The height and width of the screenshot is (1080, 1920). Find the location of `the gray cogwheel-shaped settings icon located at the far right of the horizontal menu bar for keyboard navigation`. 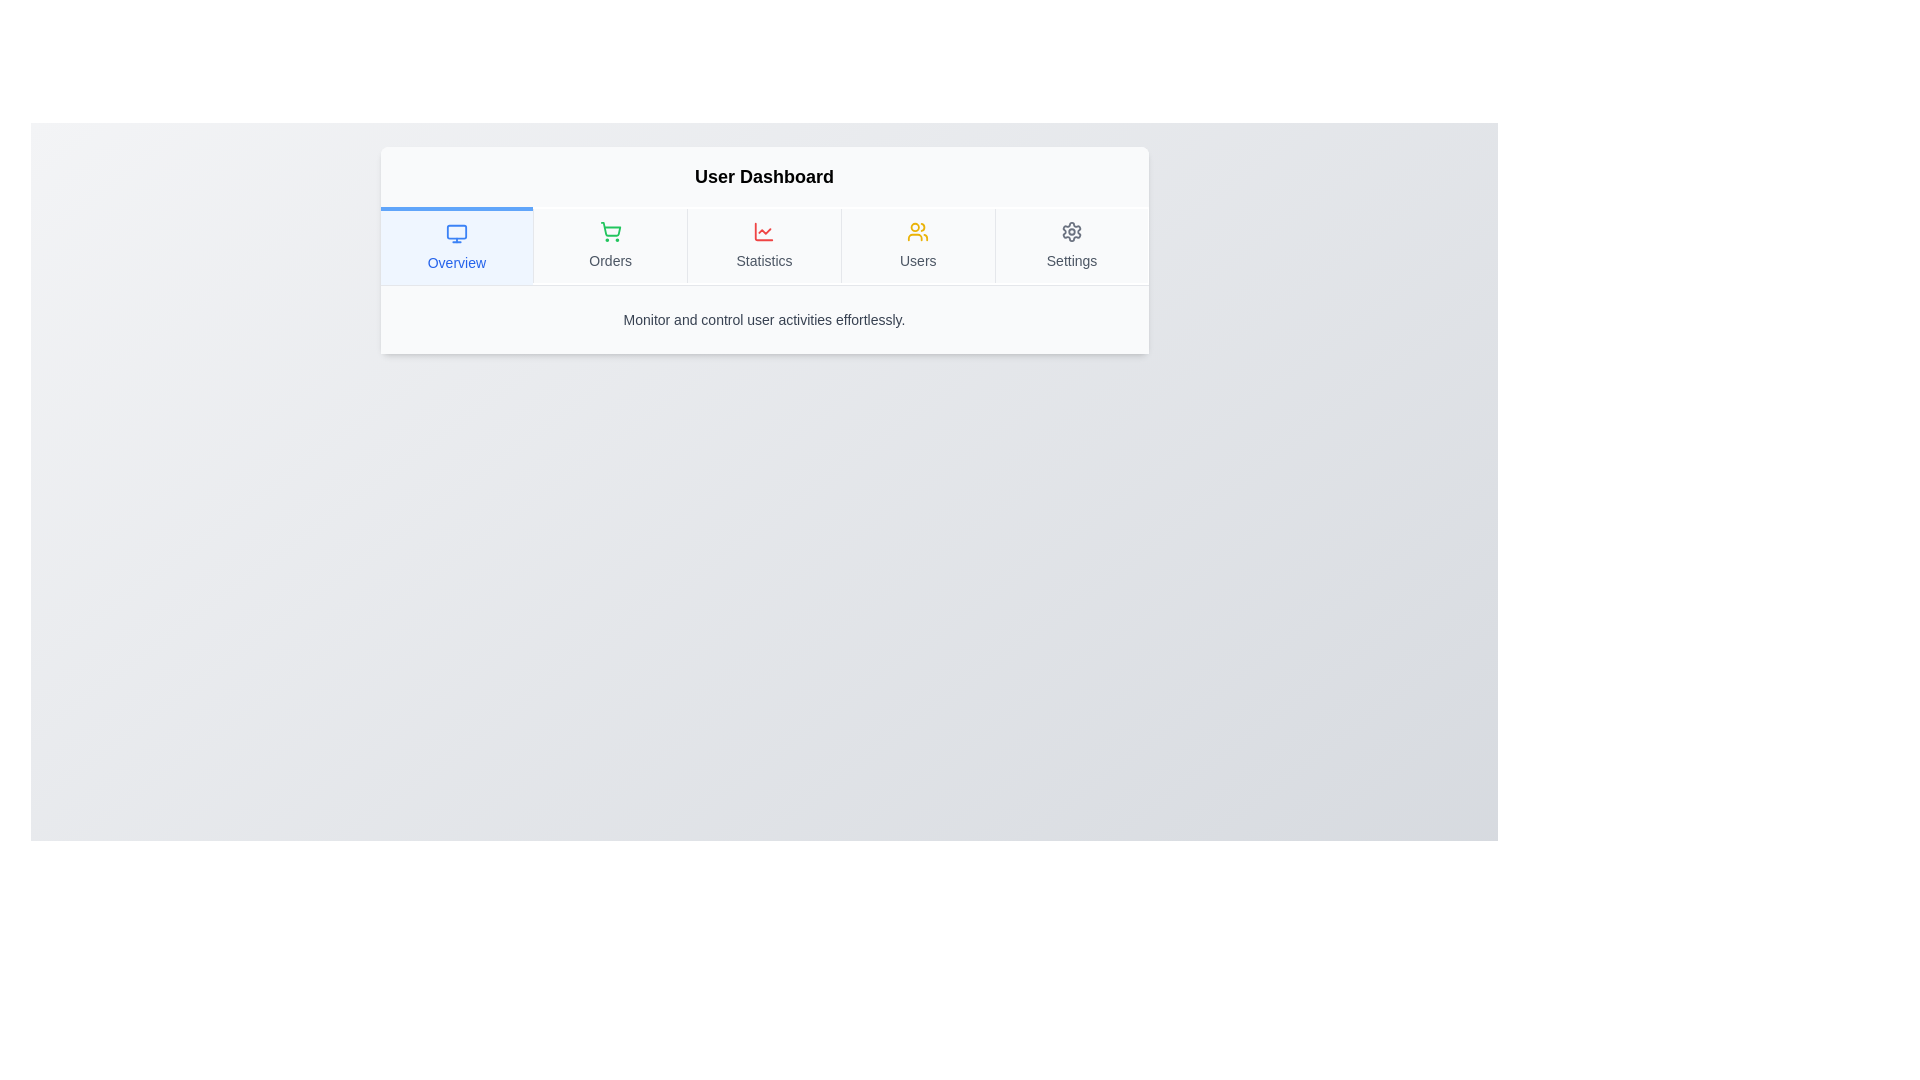

the gray cogwheel-shaped settings icon located at the far right of the horizontal menu bar for keyboard navigation is located at coordinates (1071, 230).